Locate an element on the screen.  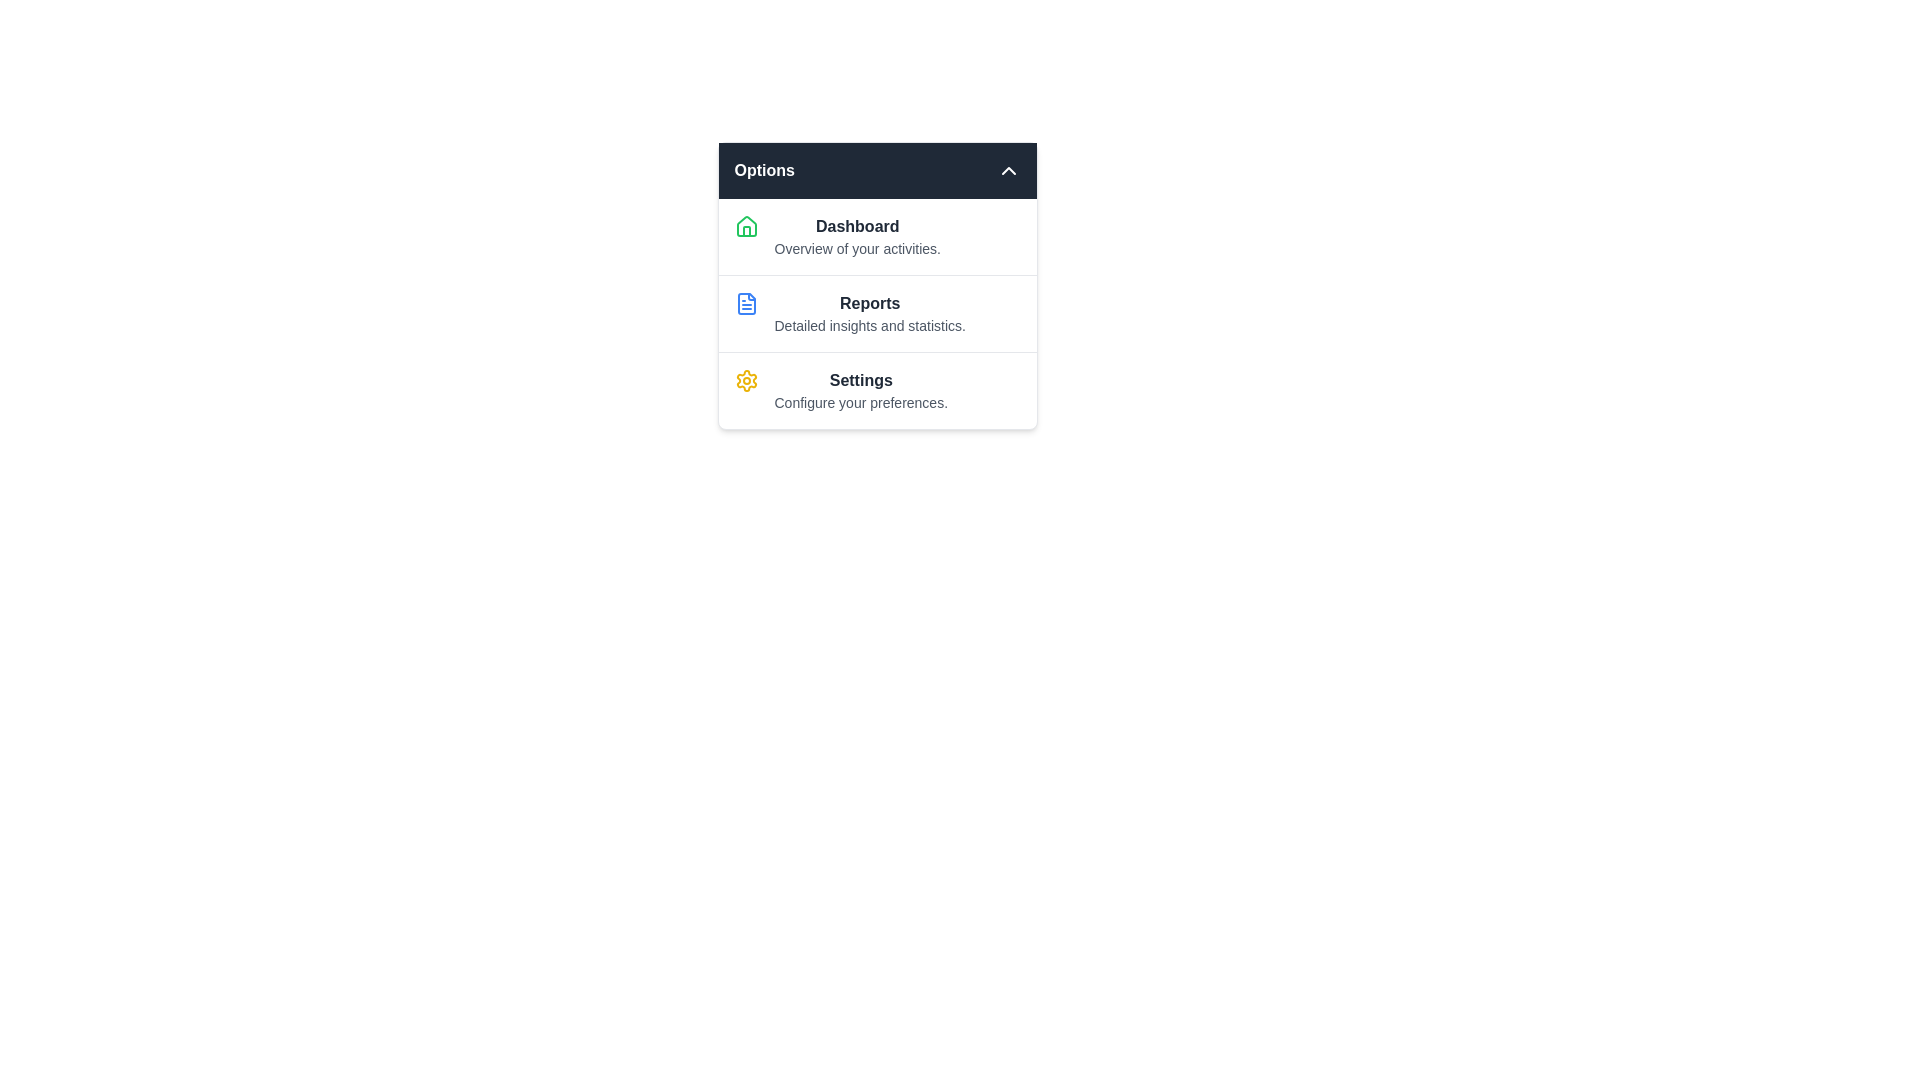
the house icon with a green outline located to the left of the text 'Dashboard' in the menu is located at coordinates (745, 226).